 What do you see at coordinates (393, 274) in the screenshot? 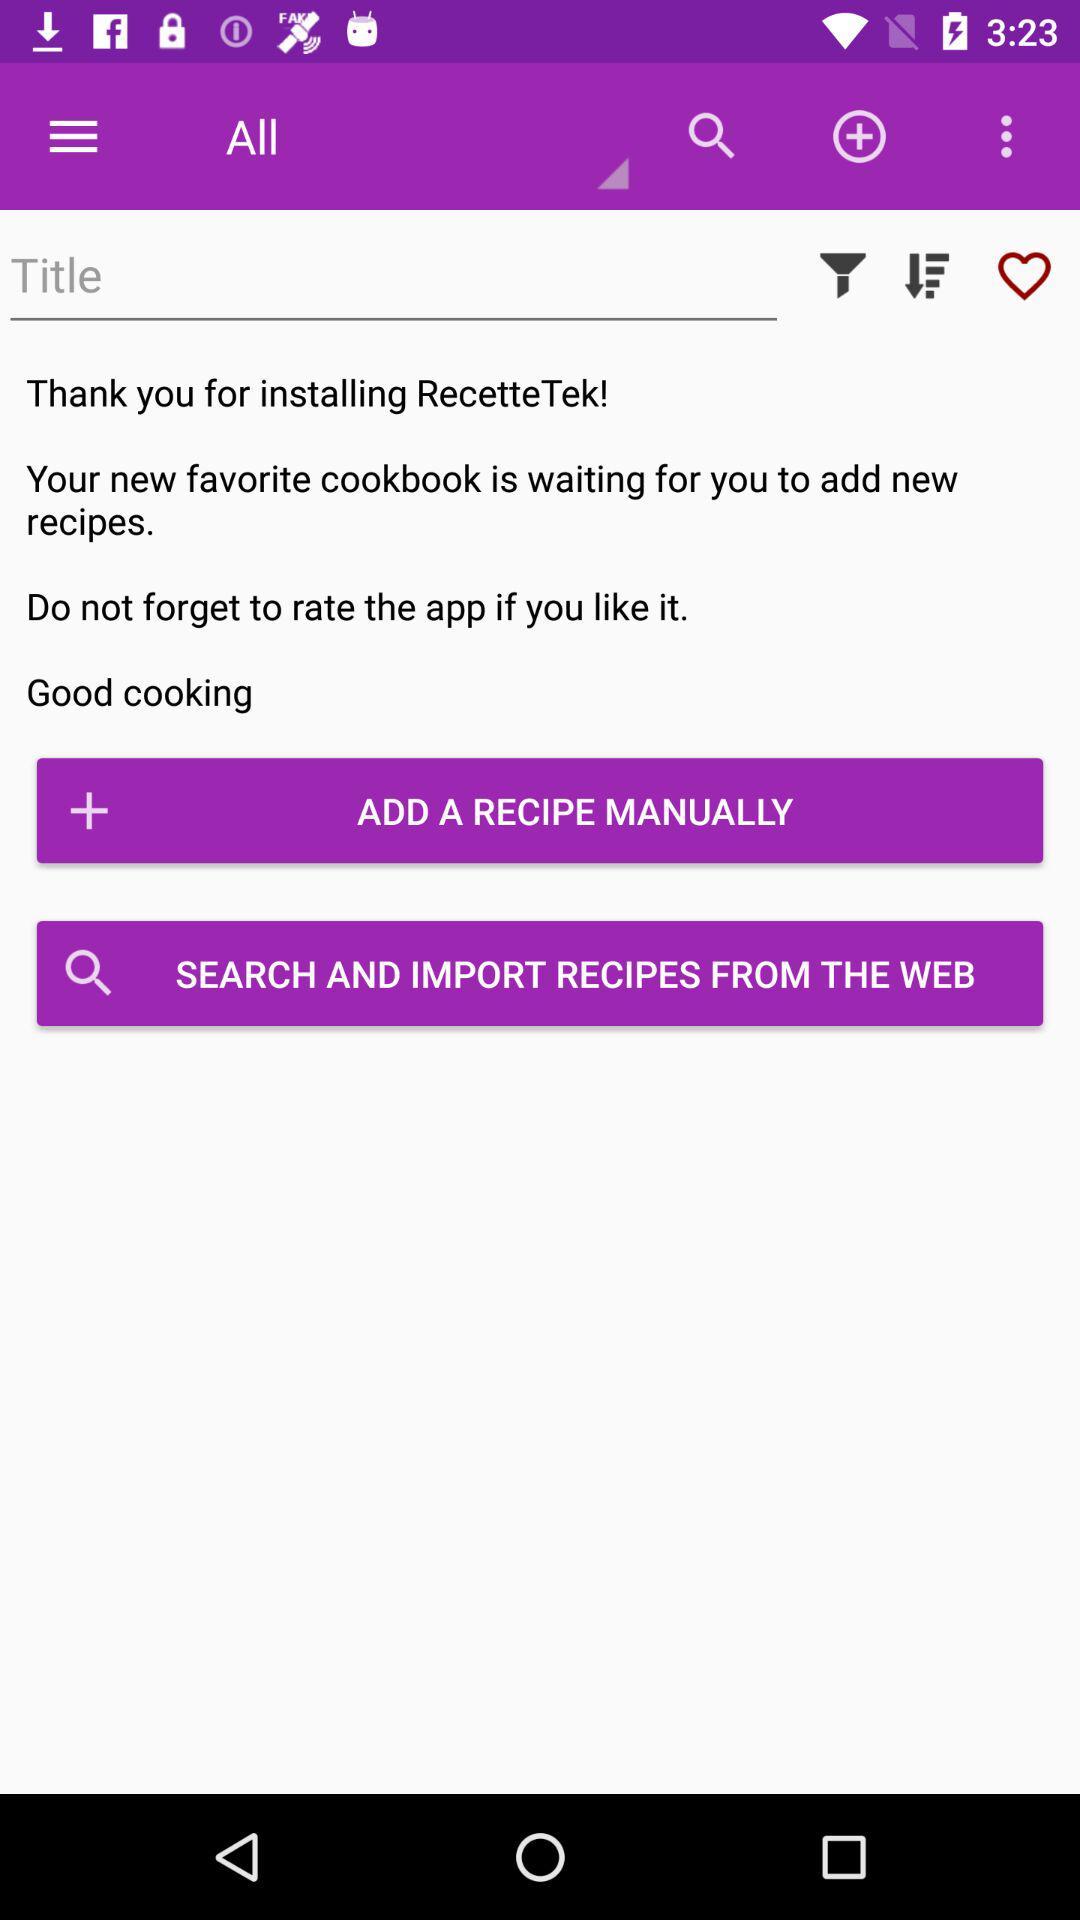
I see `a title` at bounding box center [393, 274].